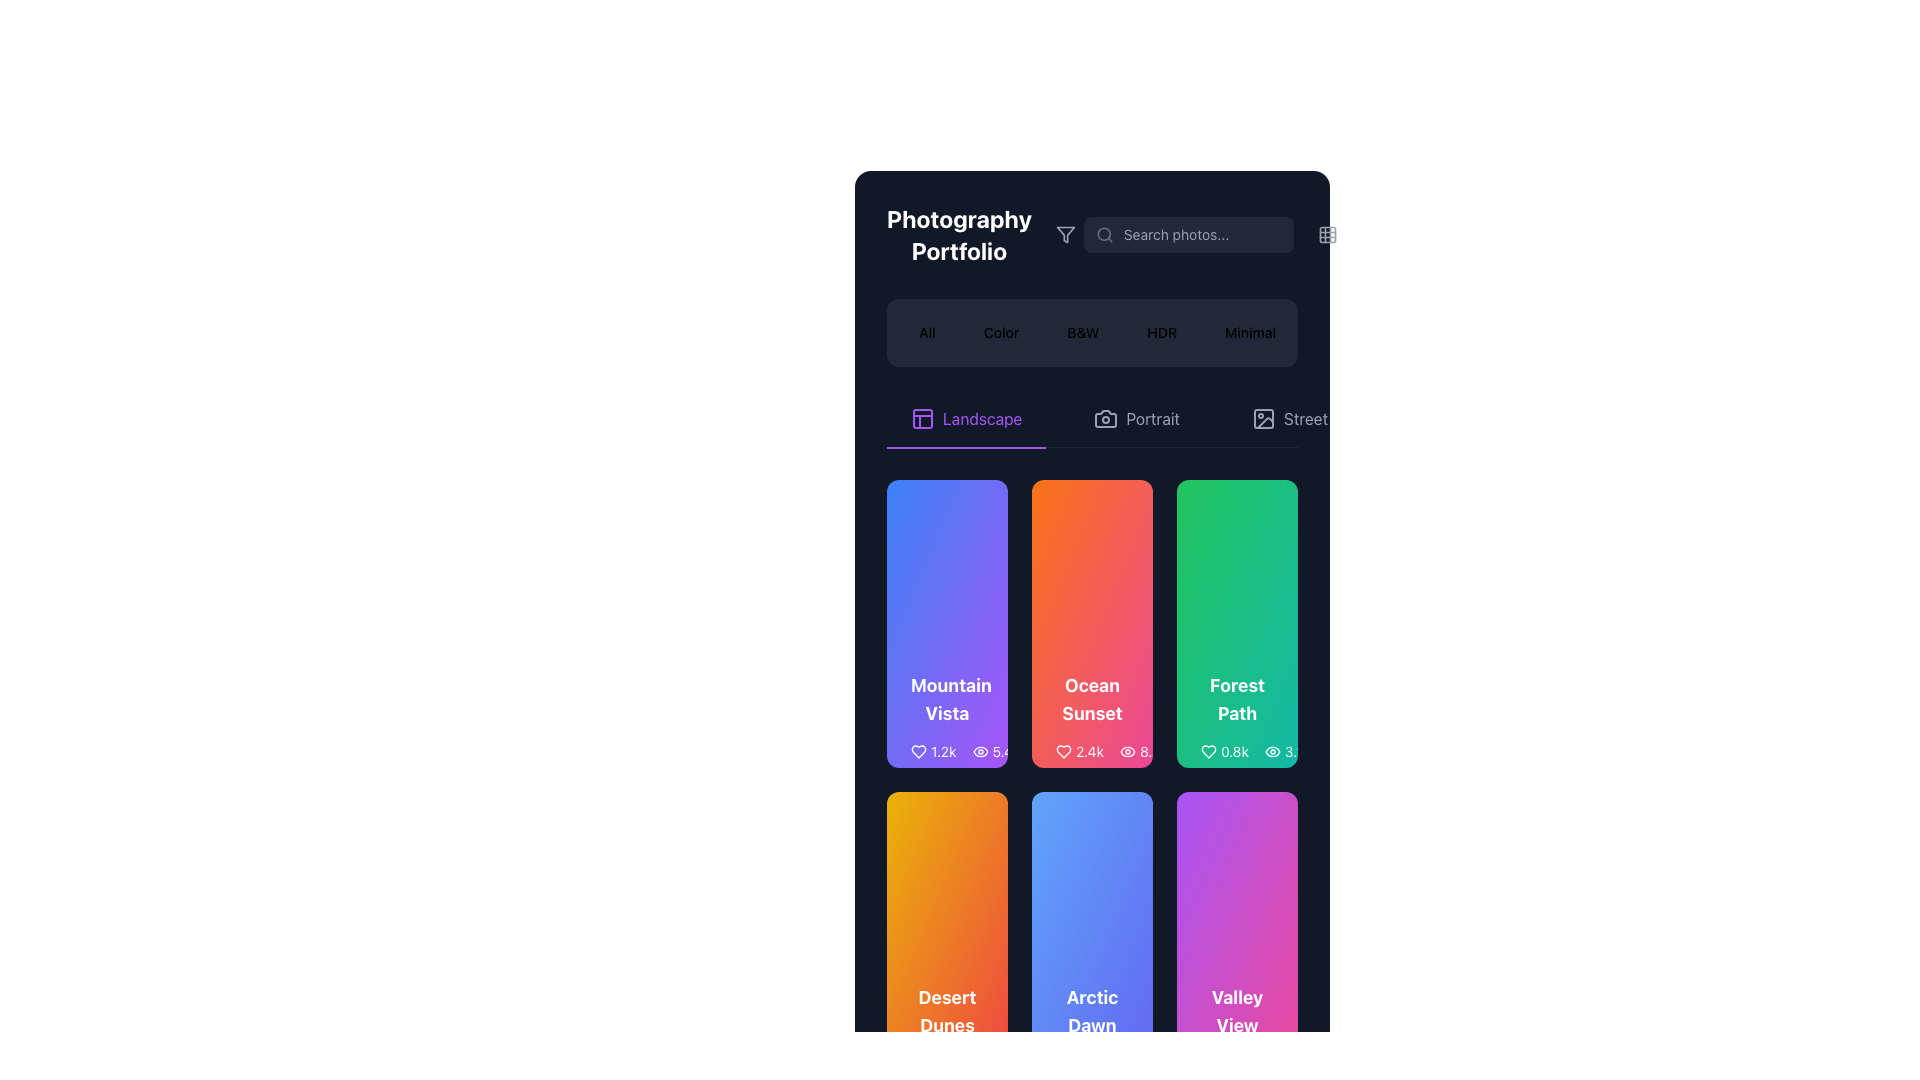 This screenshot has width=1920, height=1080. Describe the element at coordinates (946, 698) in the screenshot. I see `the text label 'Mountain Vista' styled in bold white font on a vibrant purple-blue gradient background` at that location.